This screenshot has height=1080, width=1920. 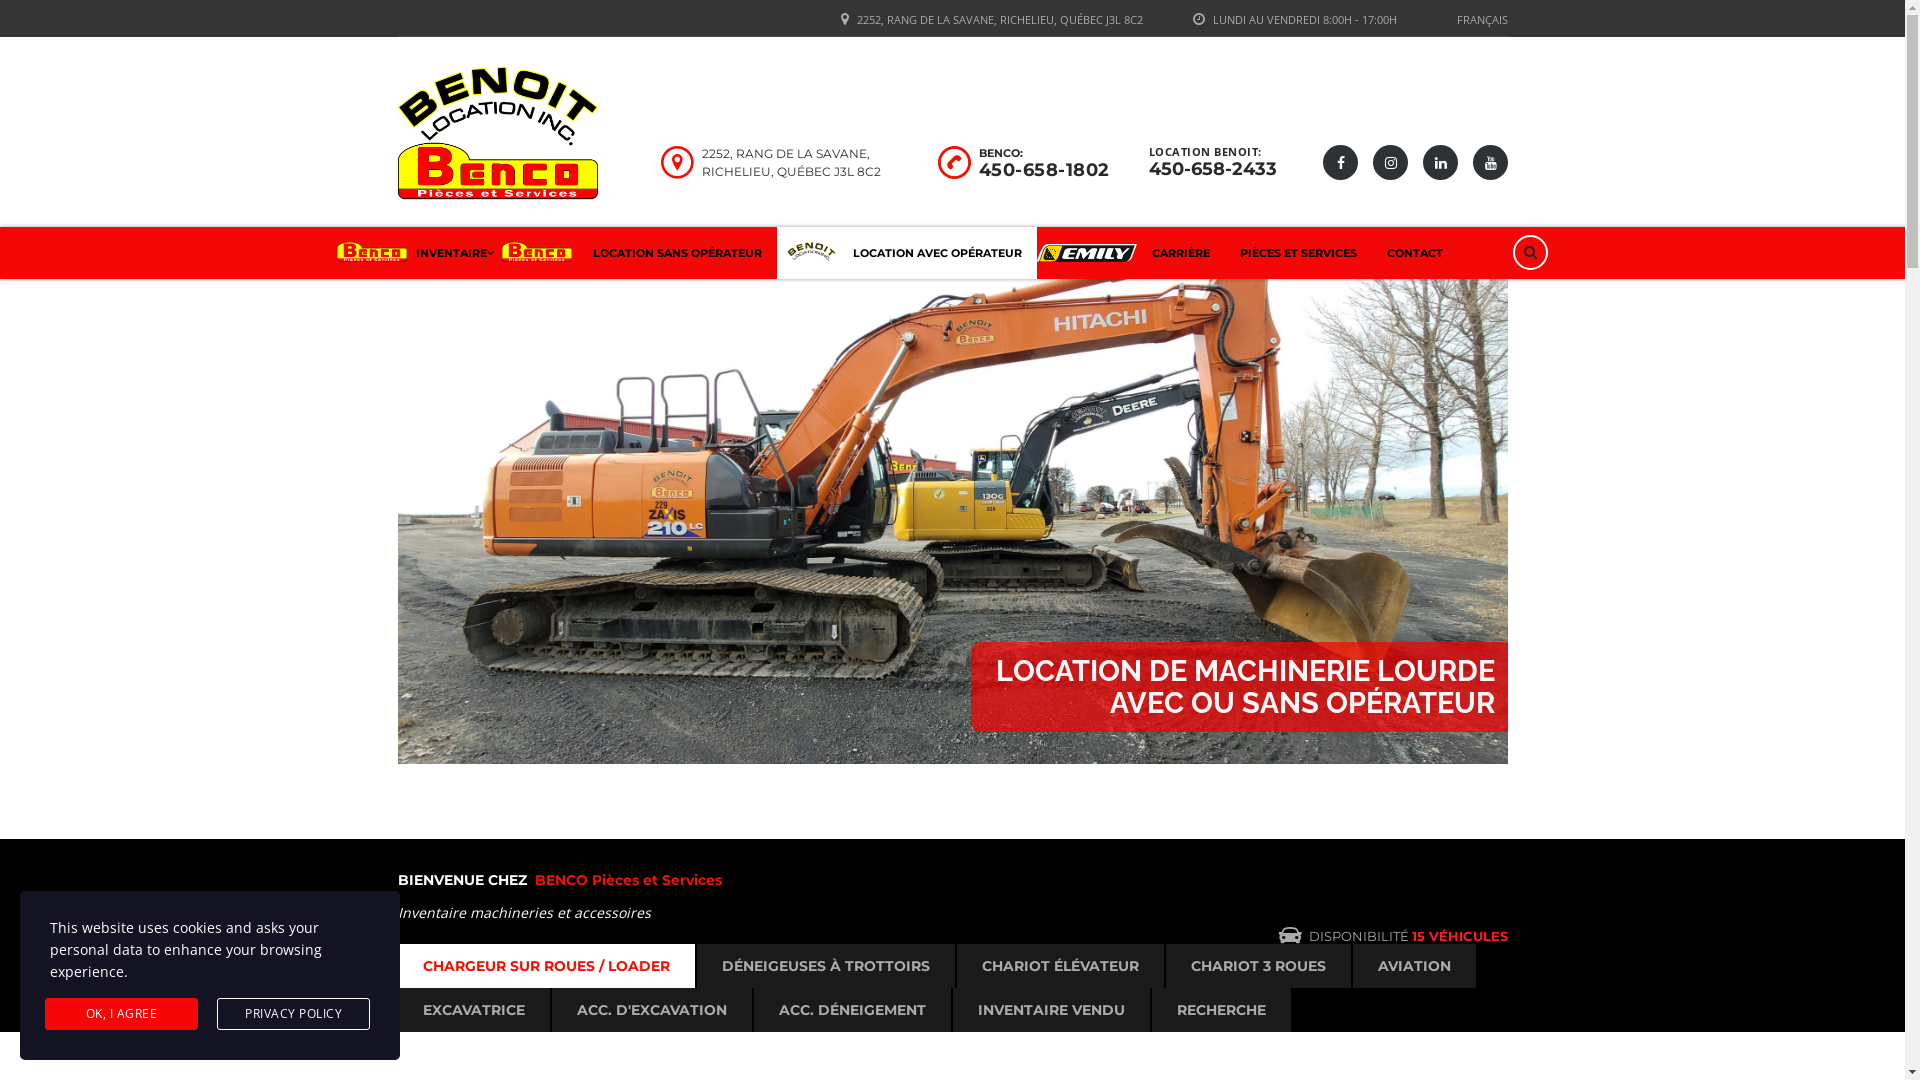 What do you see at coordinates (292, 1014) in the screenshot?
I see `'PRIVACY POLICY'` at bounding box center [292, 1014].